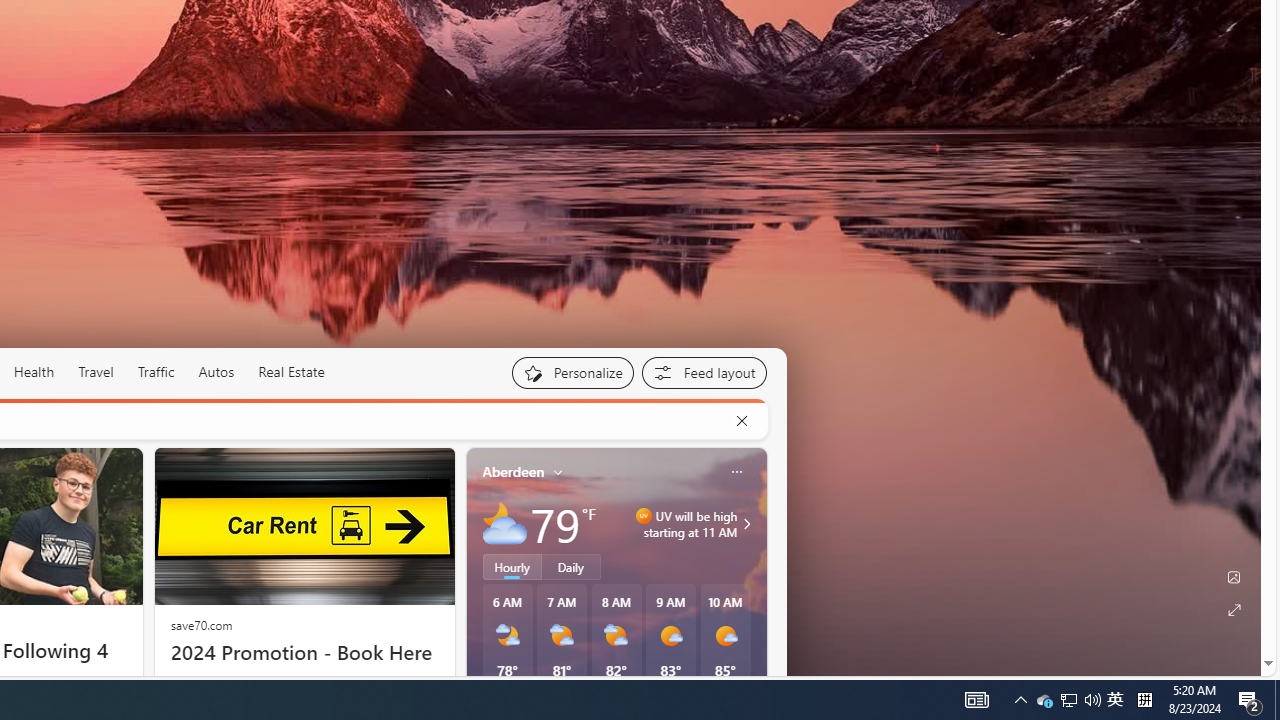  What do you see at coordinates (154, 371) in the screenshot?
I see `'Traffic'` at bounding box center [154, 371].